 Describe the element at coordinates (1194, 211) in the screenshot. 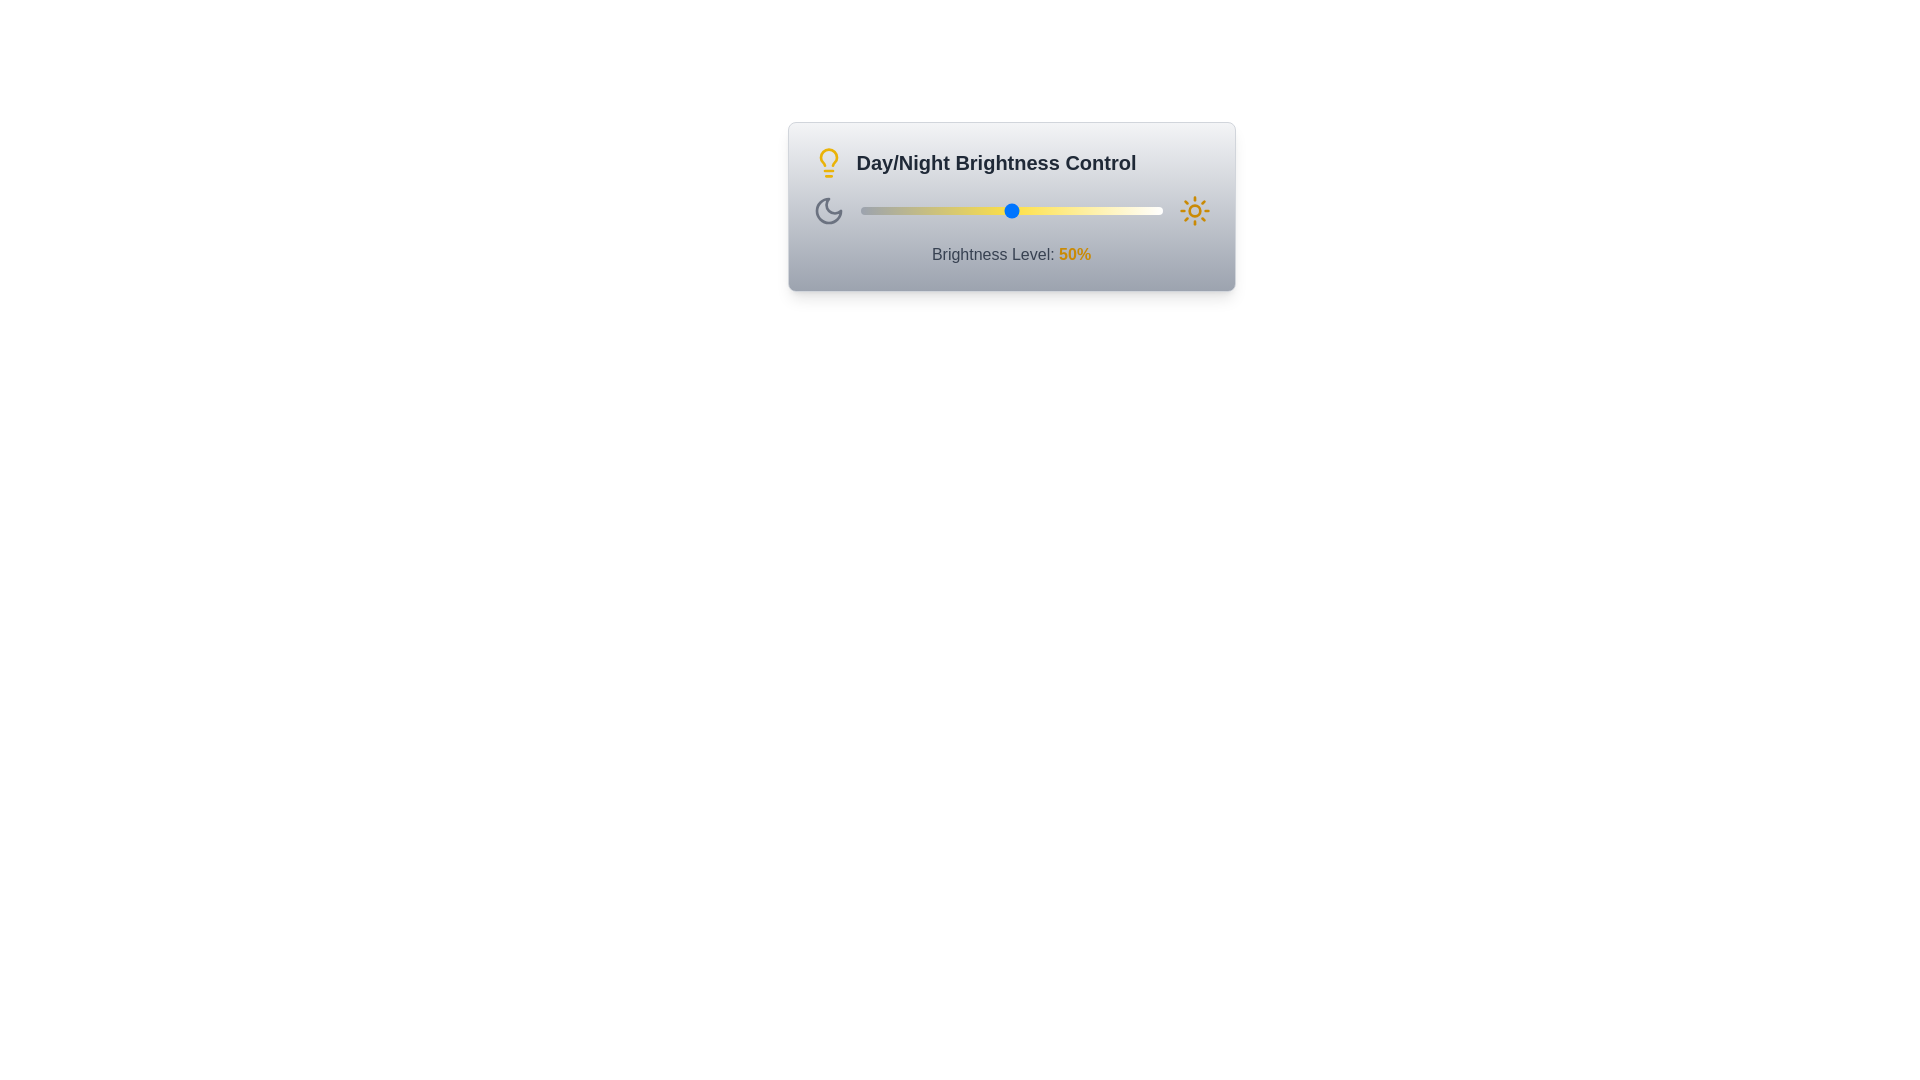

I see `the Sun icon to interact with it` at that location.